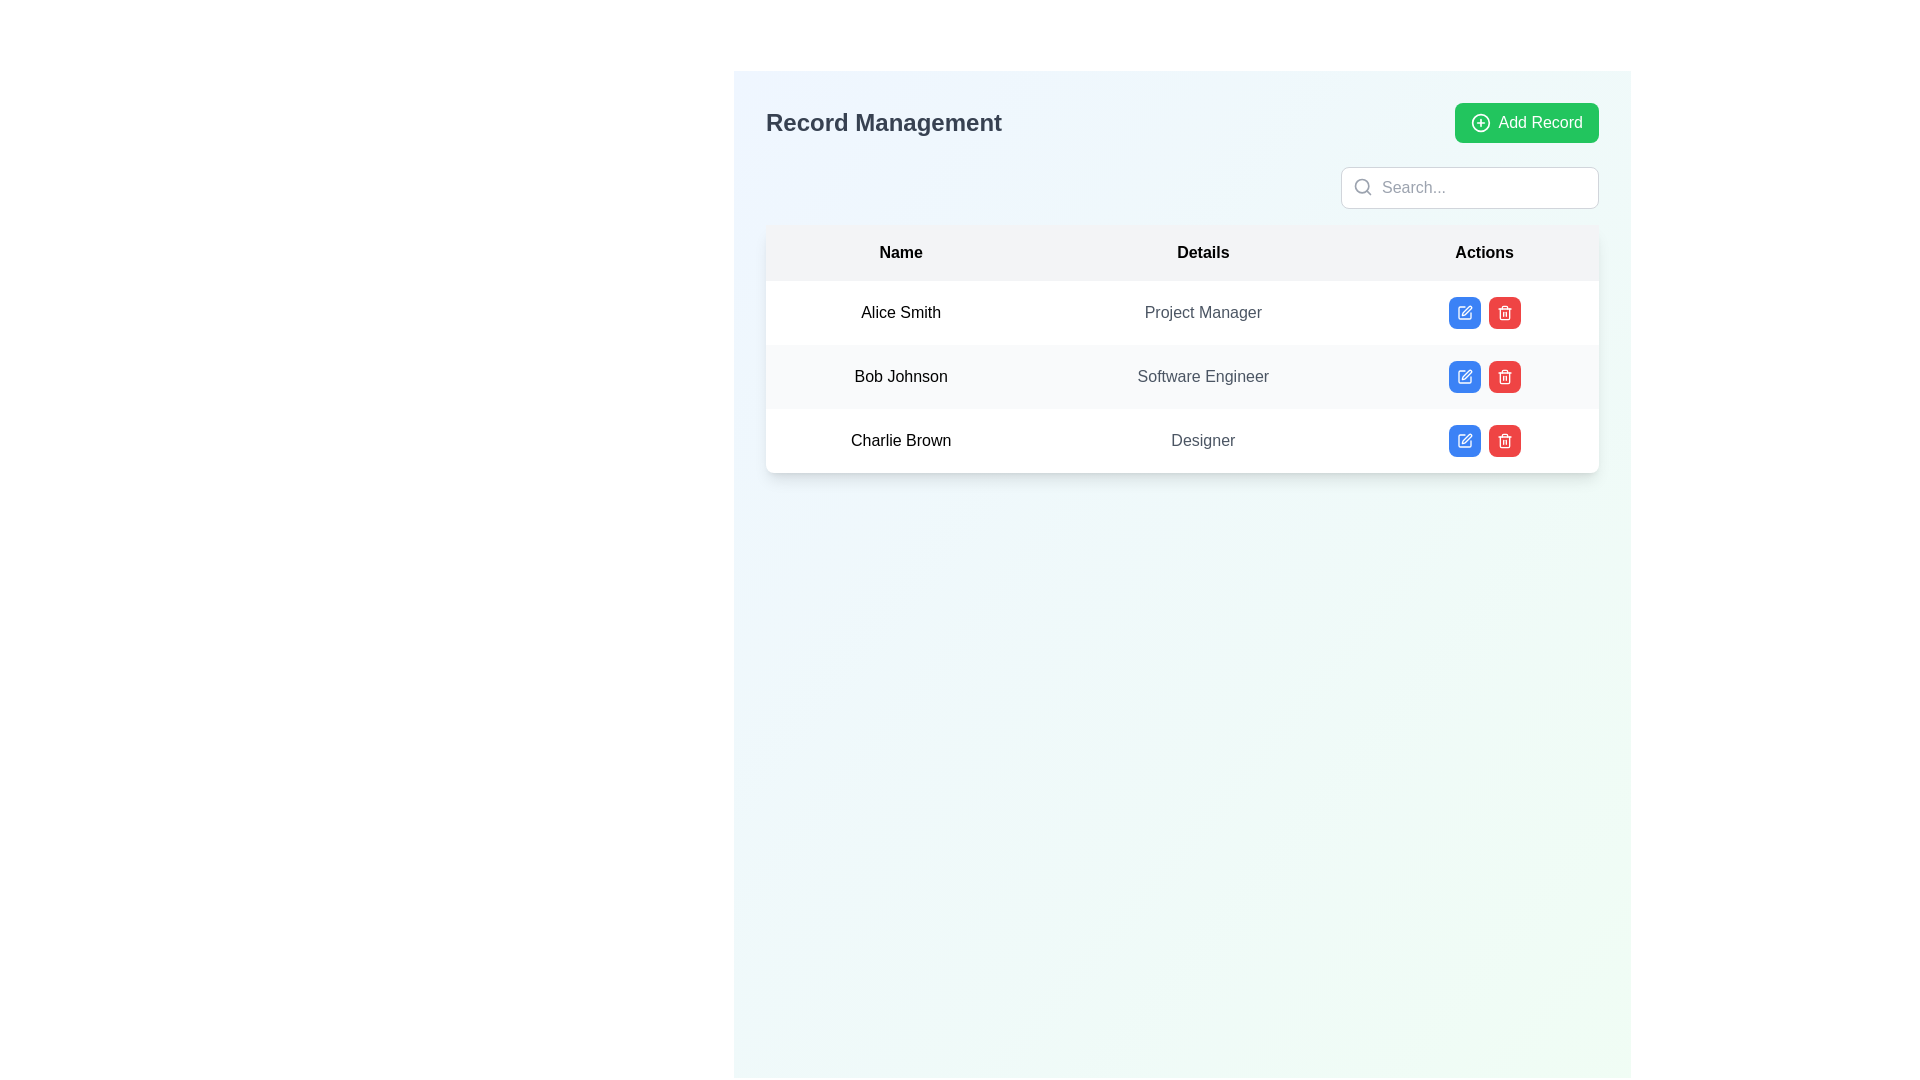 The width and height of the screenshot is (1920, 1080). I want to click on the editing icon located in the 'Actions' column adjacent to 'Software Engineer', so click(1464, 312).